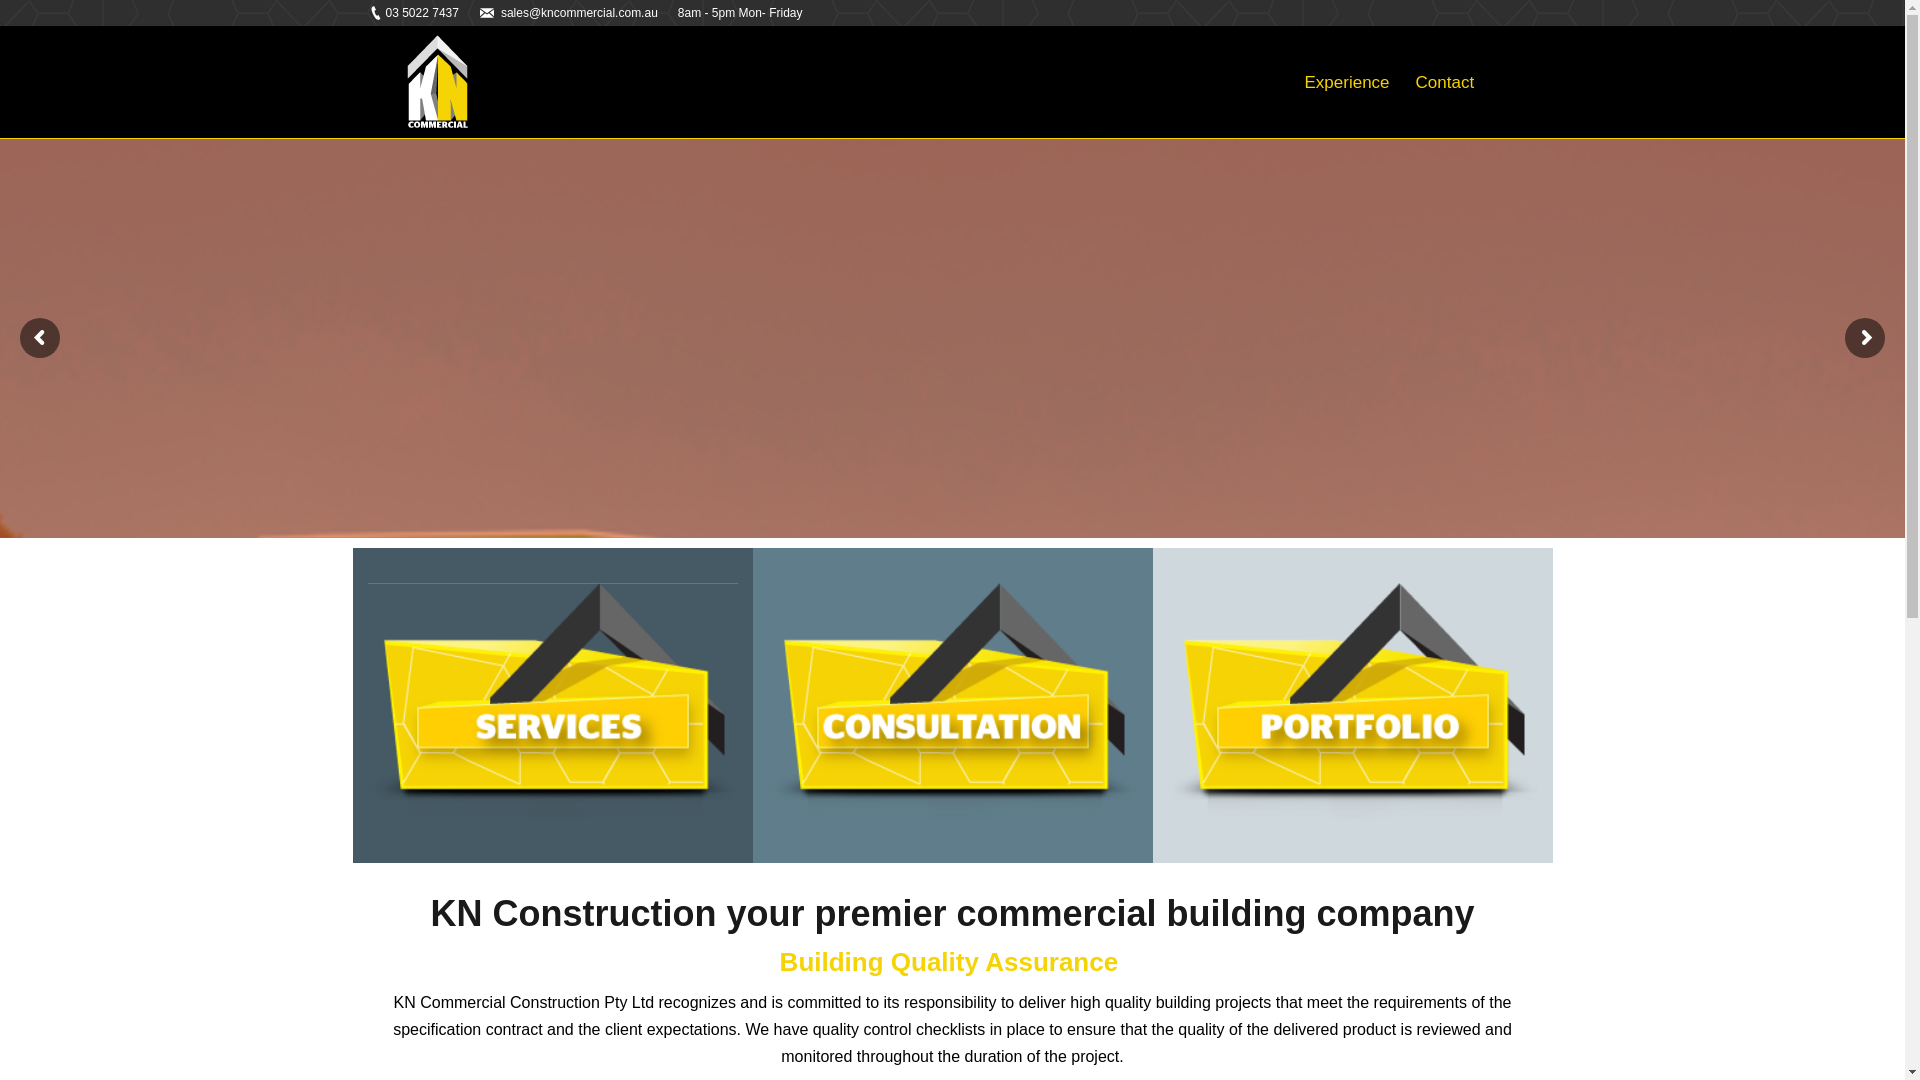 The width and height of the screenshot is (1920, 1080). Describe the element at coordinates (25, 19) in the screenshot. I see `'Go!'` at that location.